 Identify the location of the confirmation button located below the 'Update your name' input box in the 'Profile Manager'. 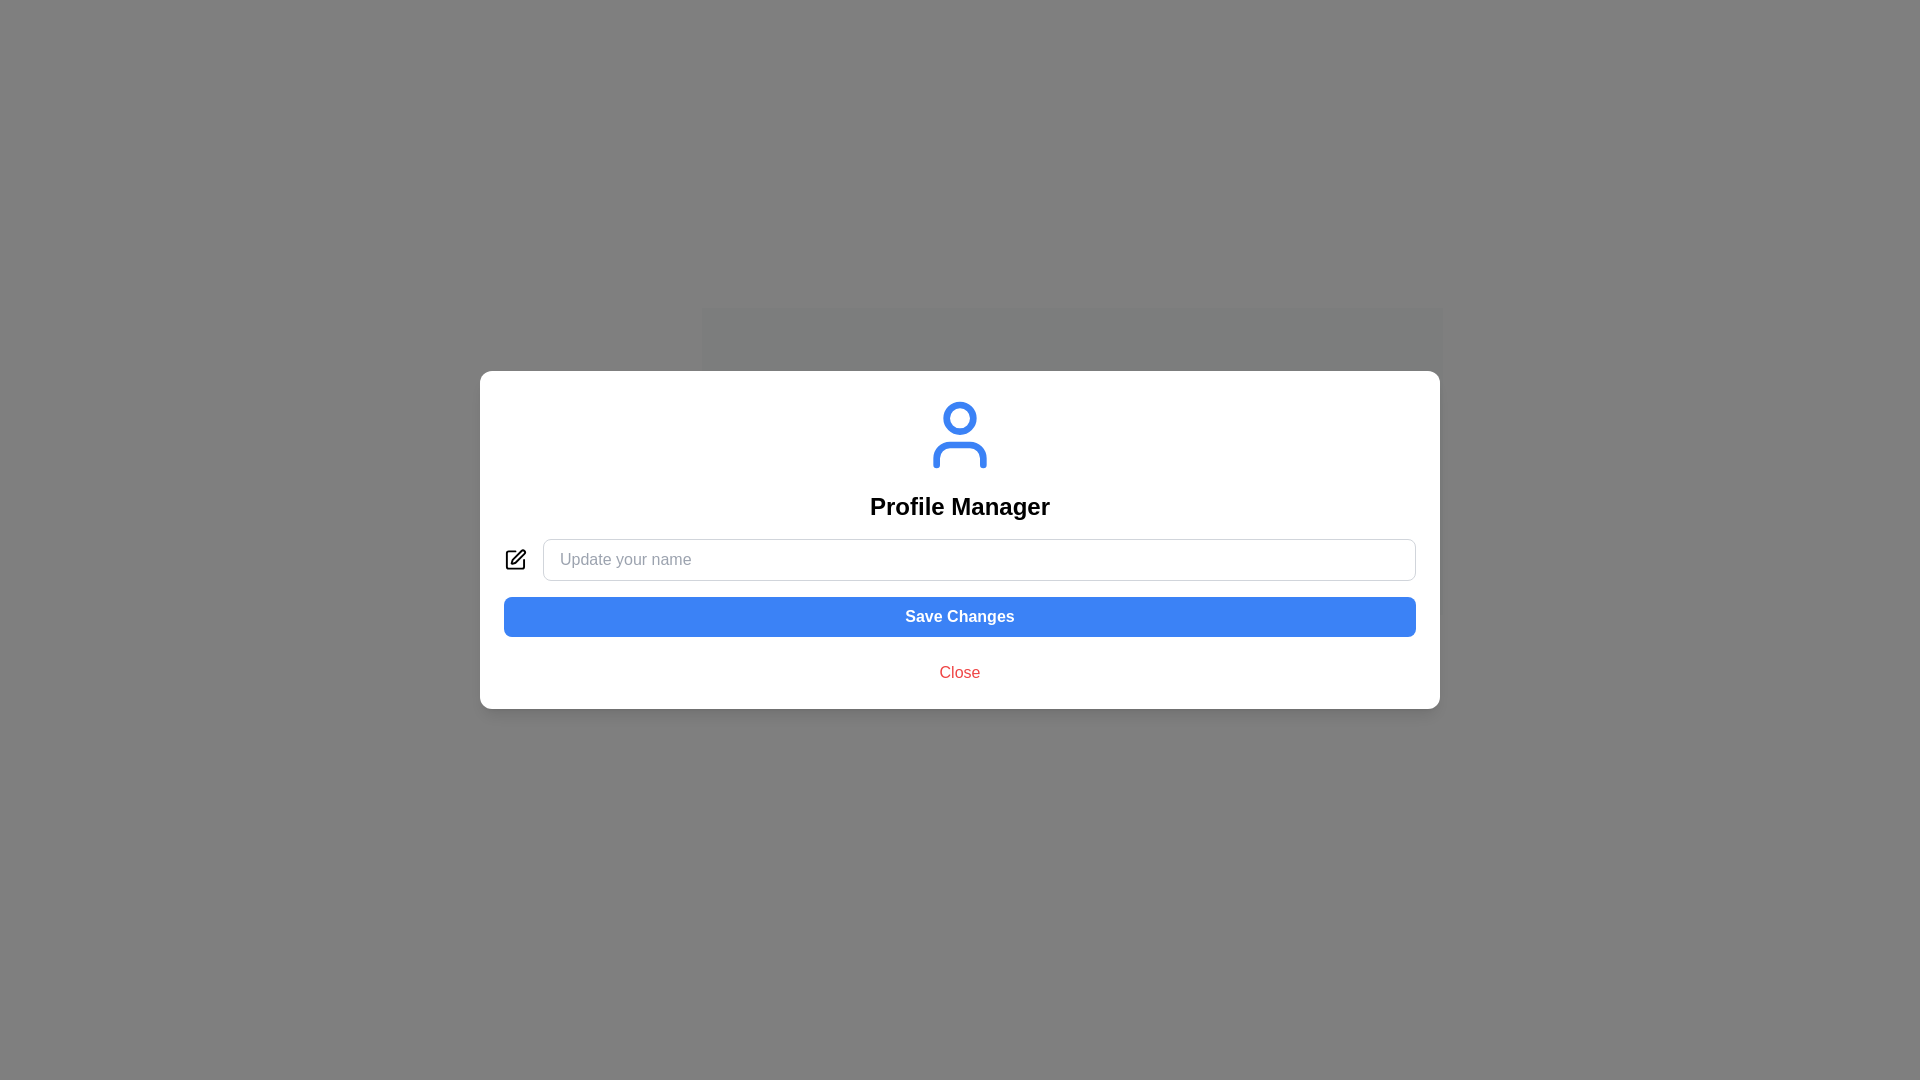
(960, 586).